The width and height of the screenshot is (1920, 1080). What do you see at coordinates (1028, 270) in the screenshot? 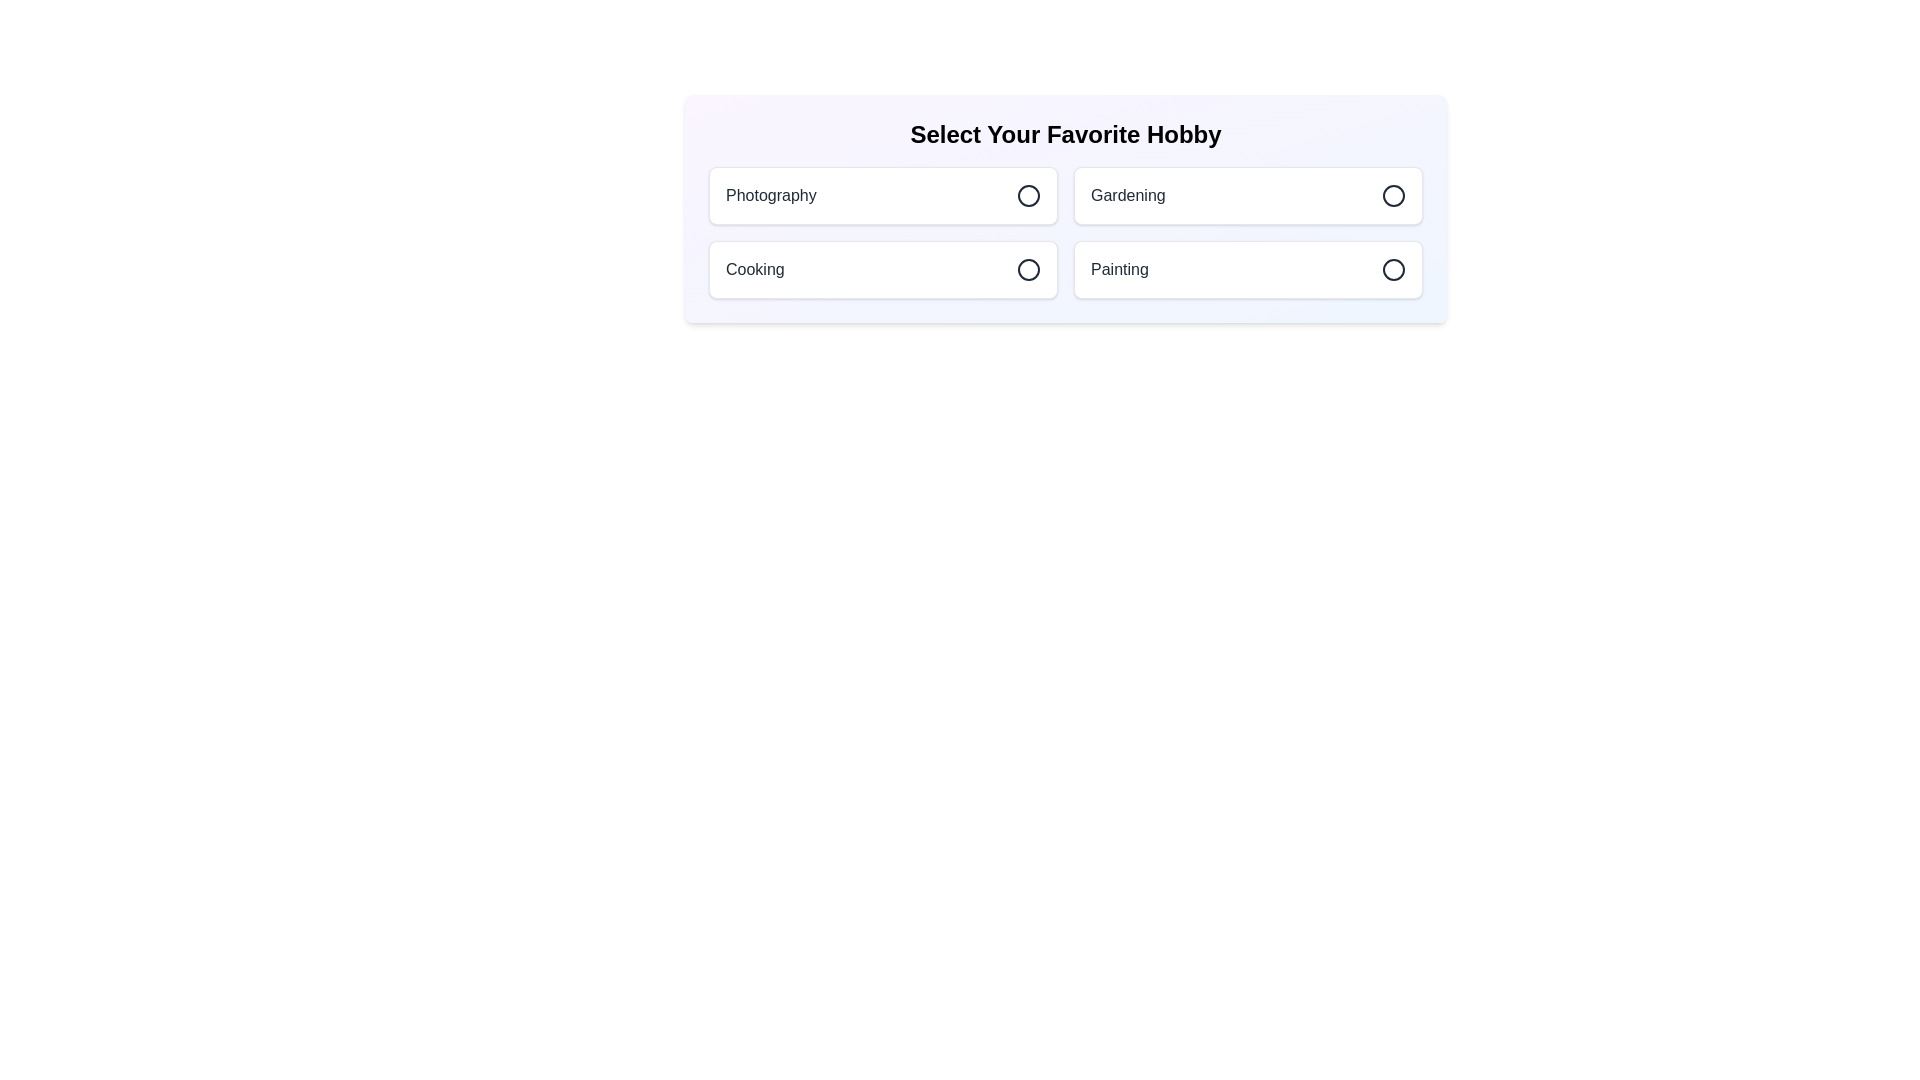
I see `the circular selector within the radio button labeled 'Cooking' to deselect the option` at bounding box center [1028, 270].